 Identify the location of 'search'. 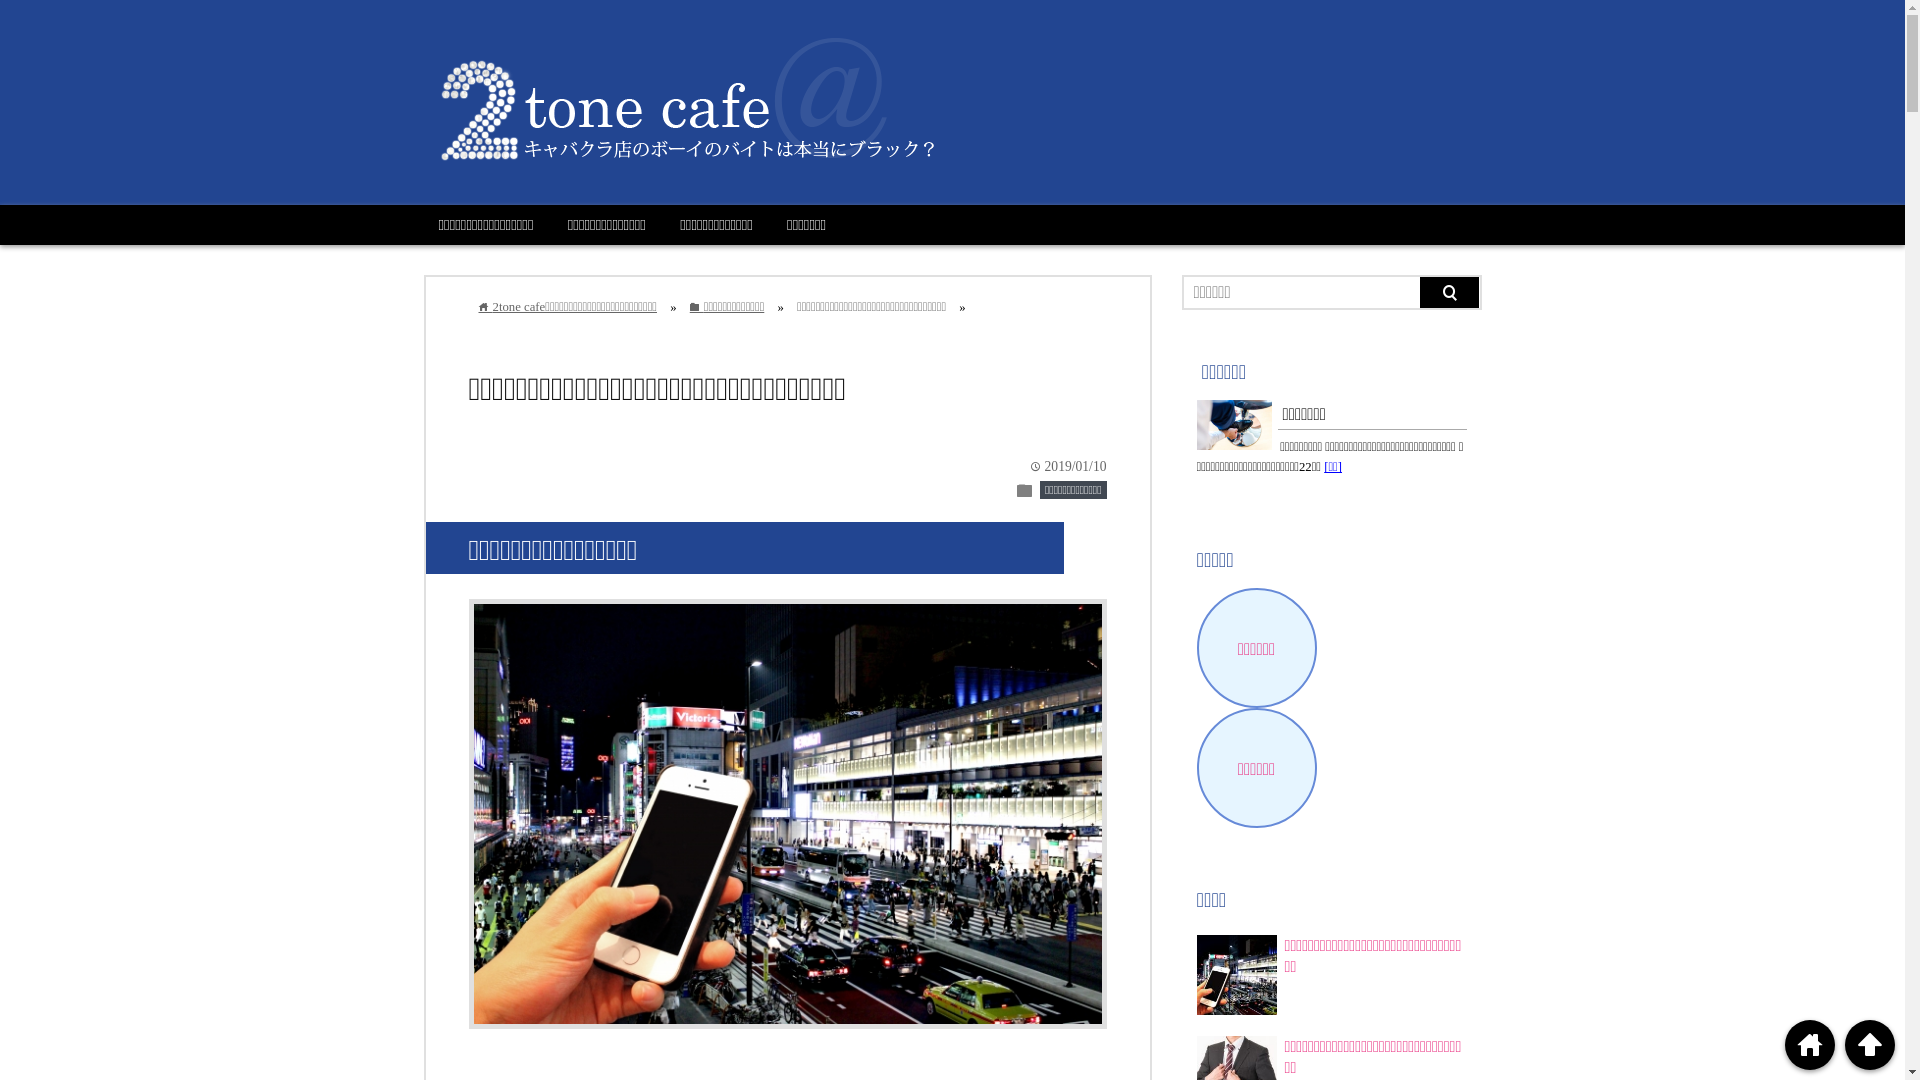
(1449, 292).